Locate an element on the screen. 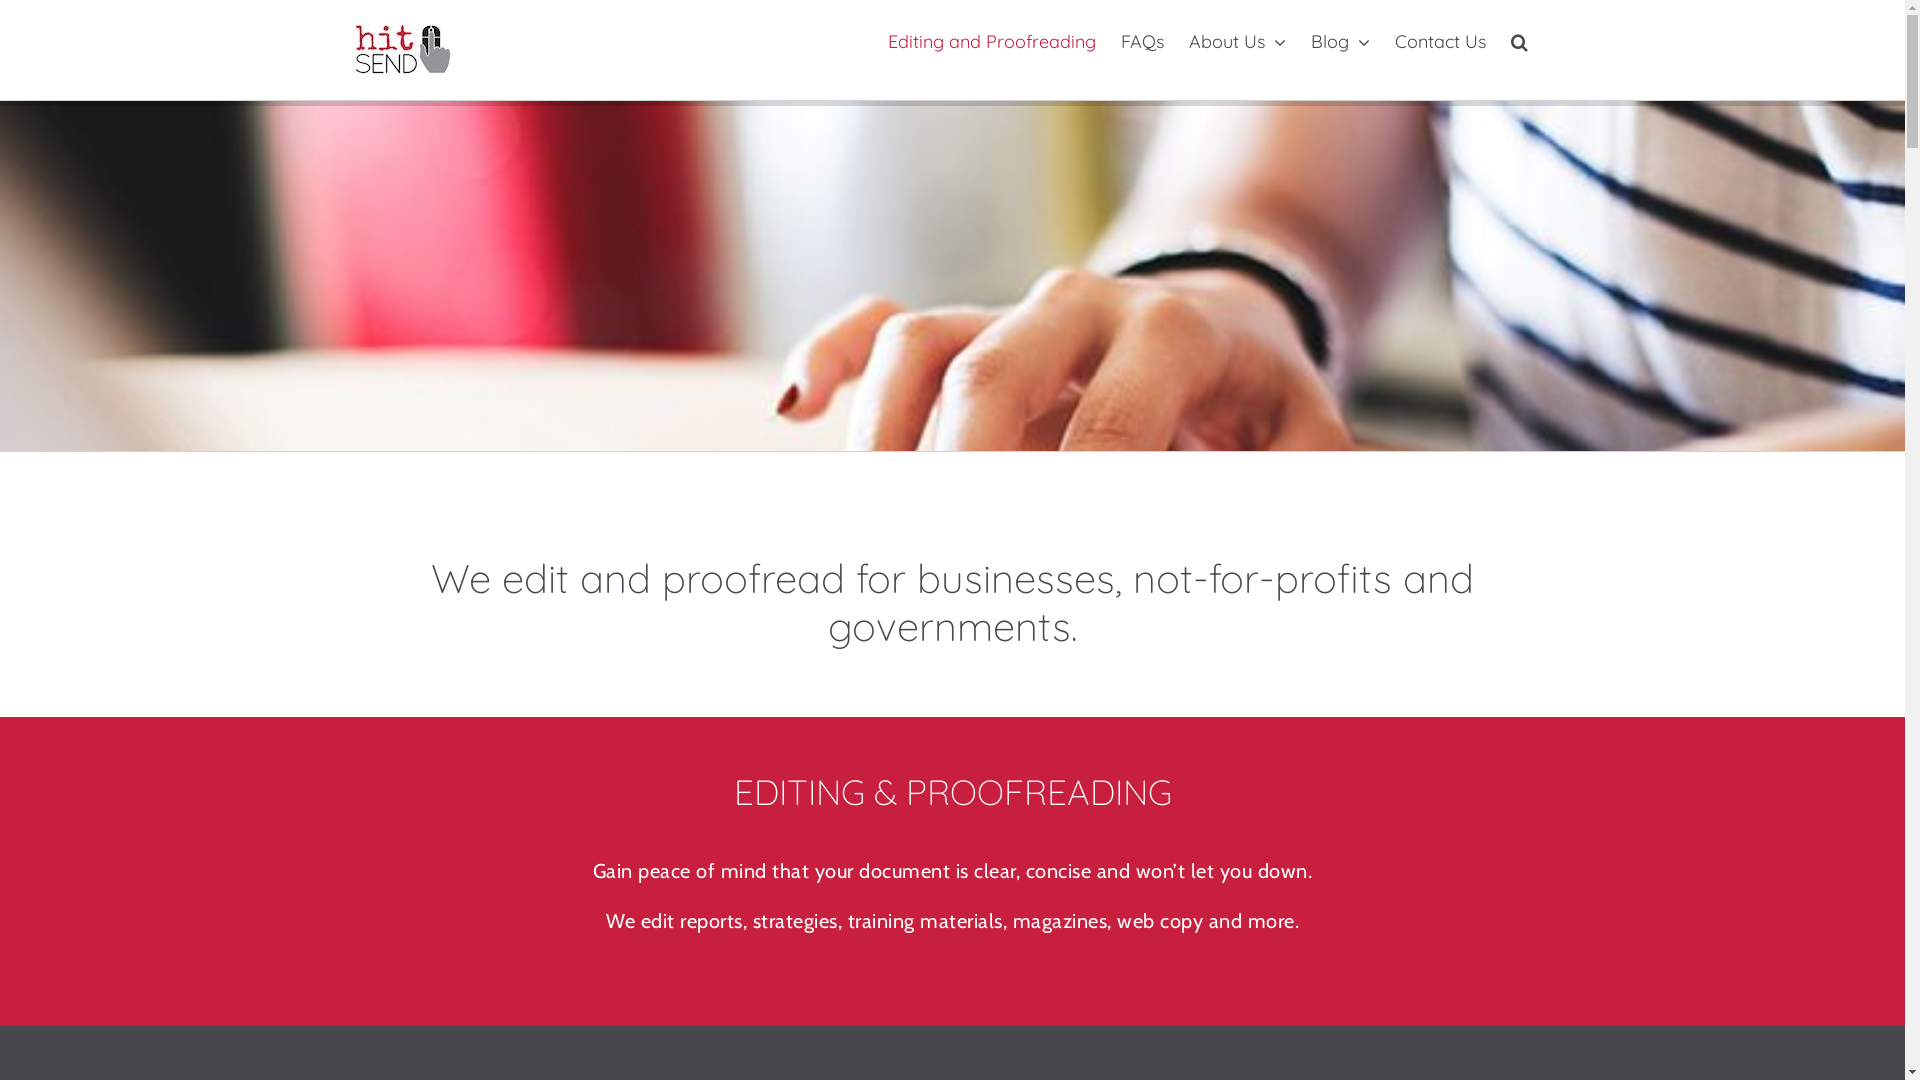  'Editing and Proofreading' is located at coordinates (992, 42).